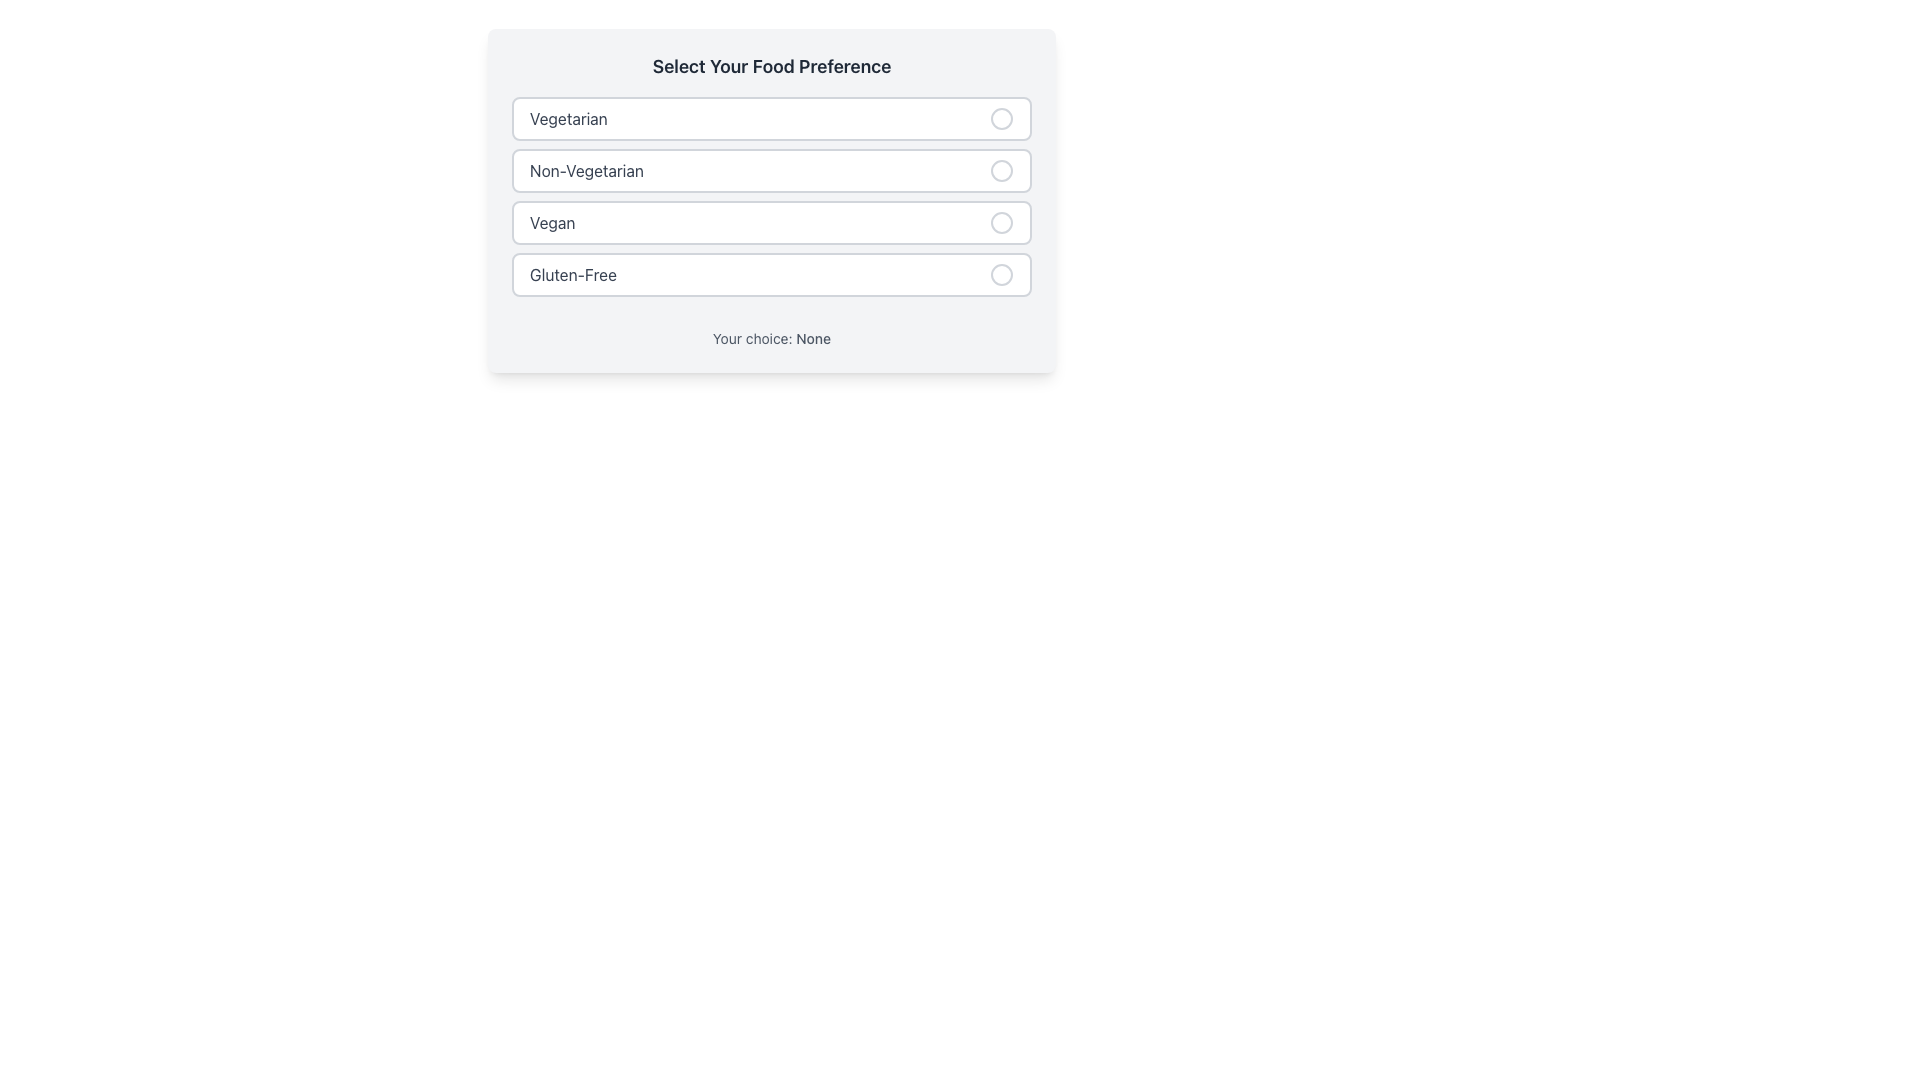 This screenshot has width=1920, height=1080. Describe the element at coordinates (771, 223) in the screenshot. I see `the 'Vegan' selectable button, which is the third item in the list of food preference options` at that location.